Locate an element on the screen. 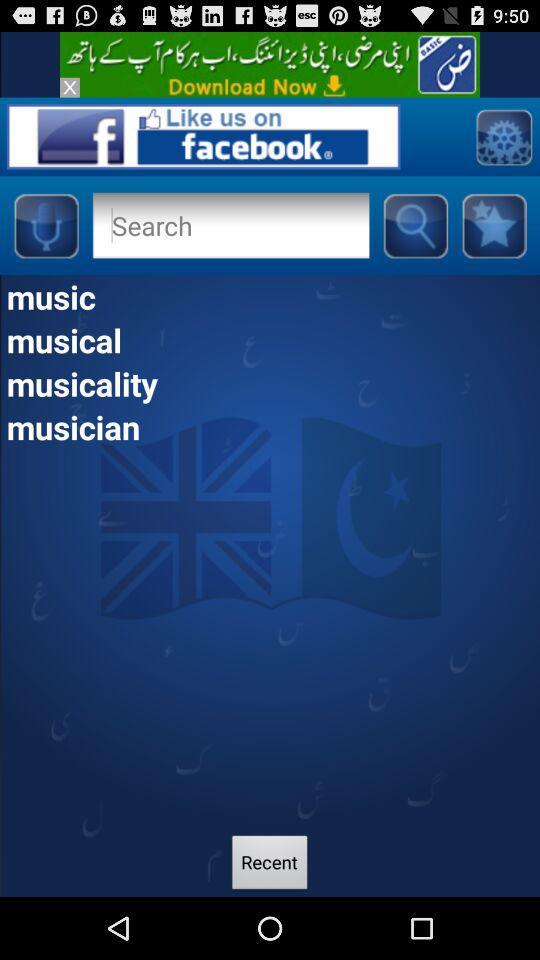 This screenshot has width=540, height=960. the star button at the top right of the page is located at coordinates (492, 225).